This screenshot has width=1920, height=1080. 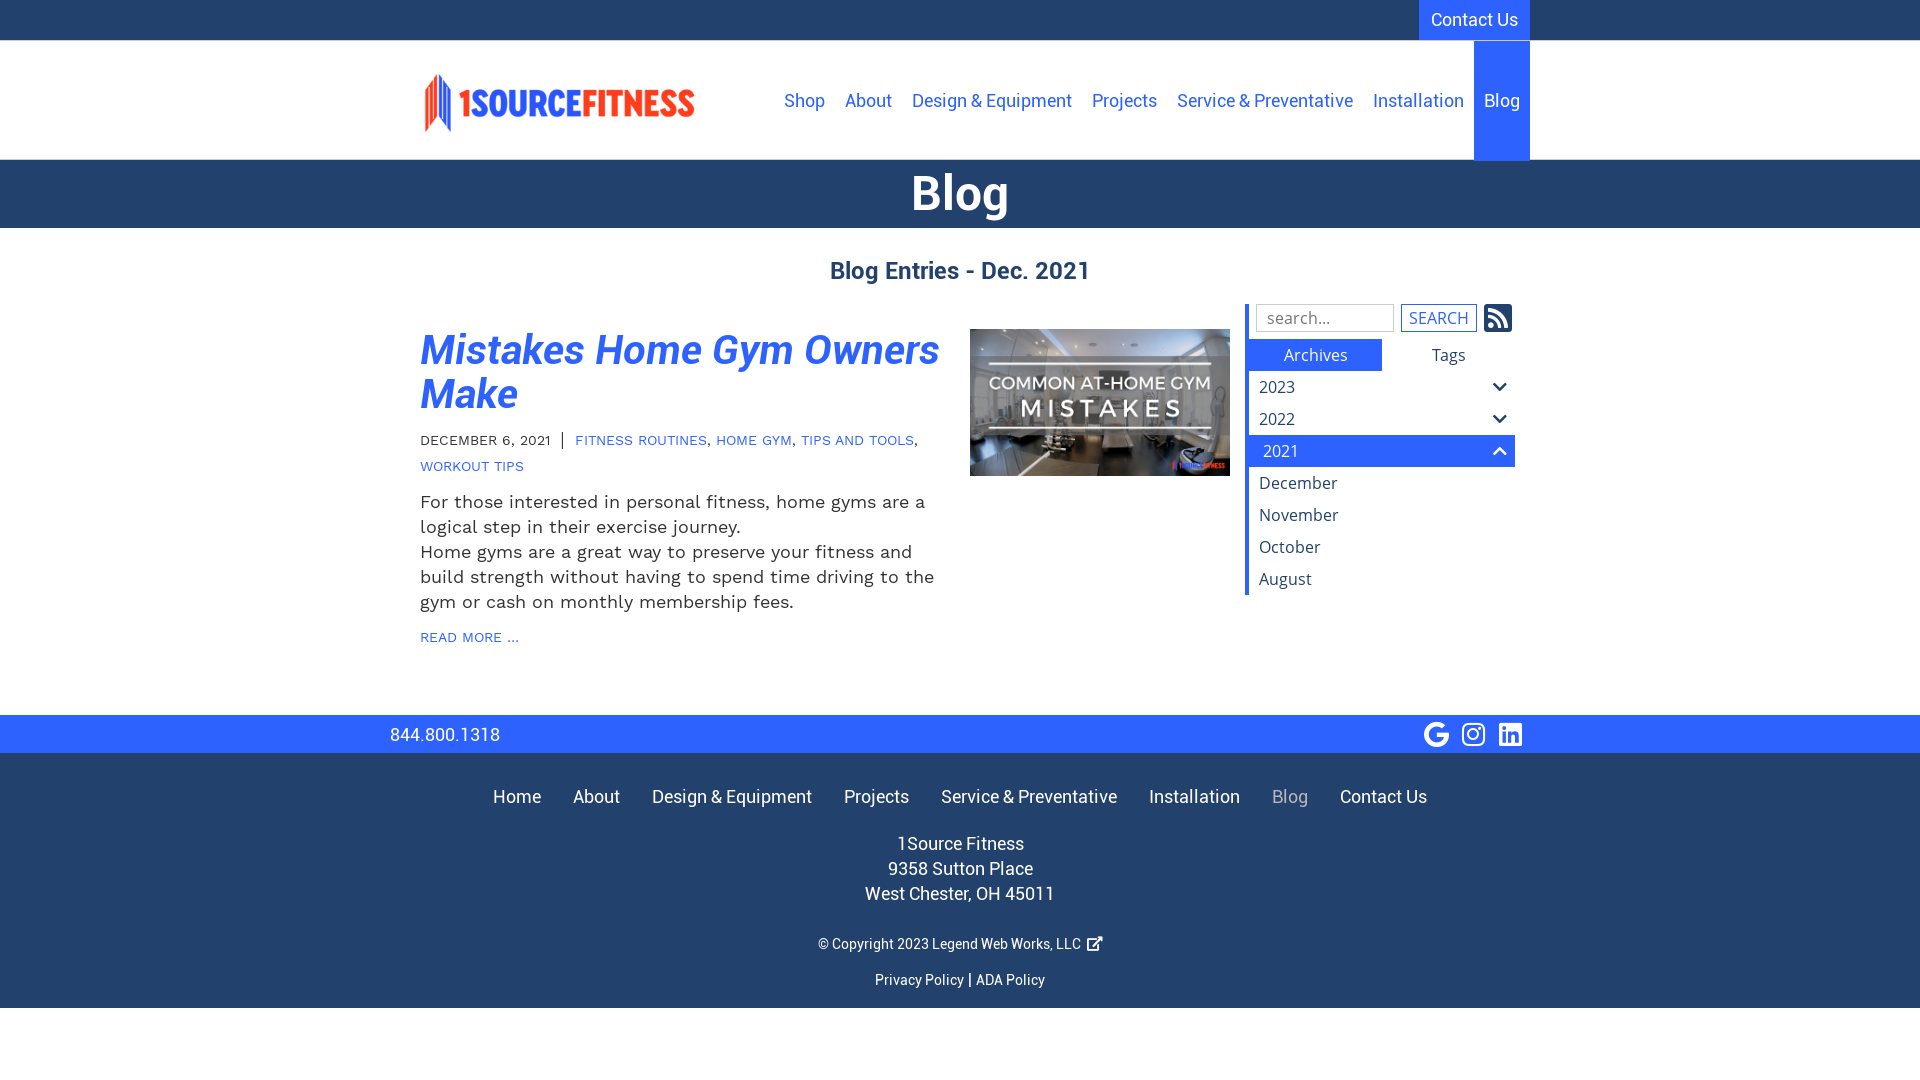 I want to click on 'December', so click(x=1247, y=482).